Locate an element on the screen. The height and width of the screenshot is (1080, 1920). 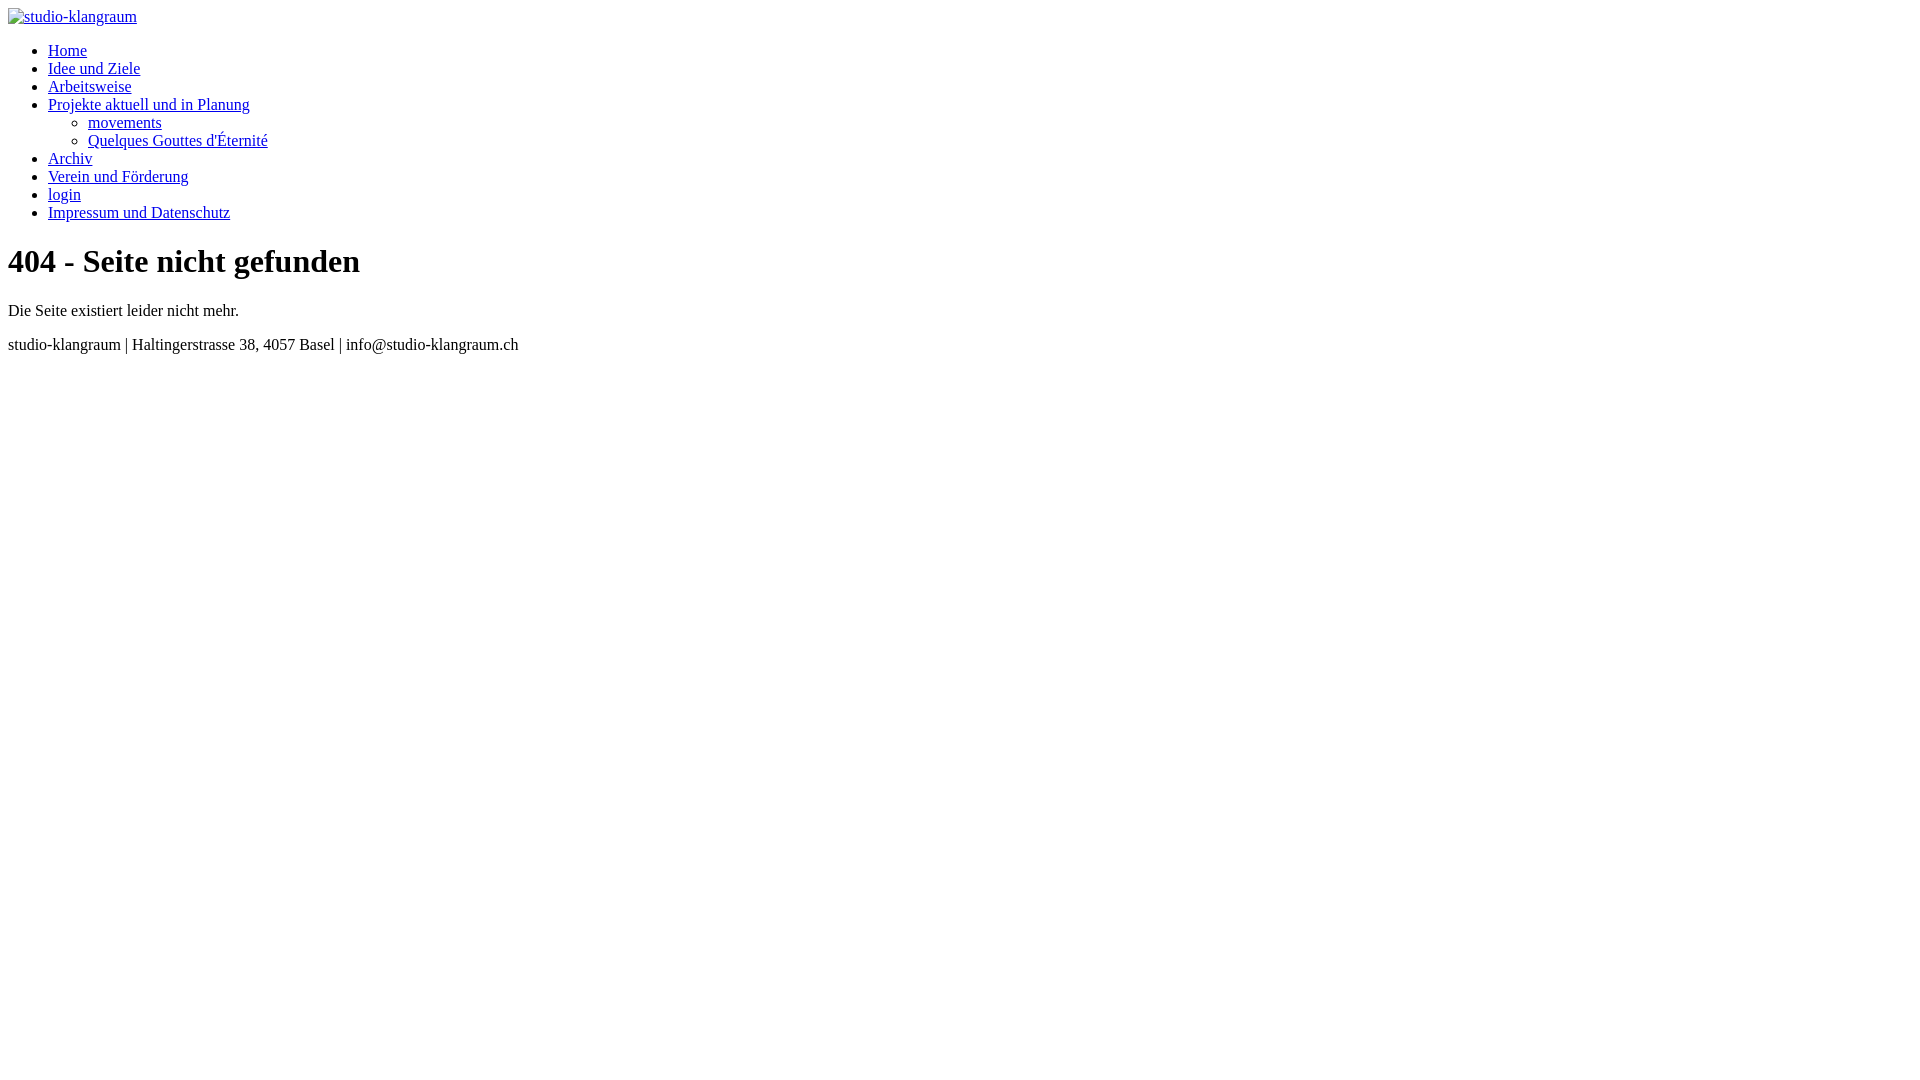
'Projekte aktuell und in Planung' is located at coordinates (48, 104).